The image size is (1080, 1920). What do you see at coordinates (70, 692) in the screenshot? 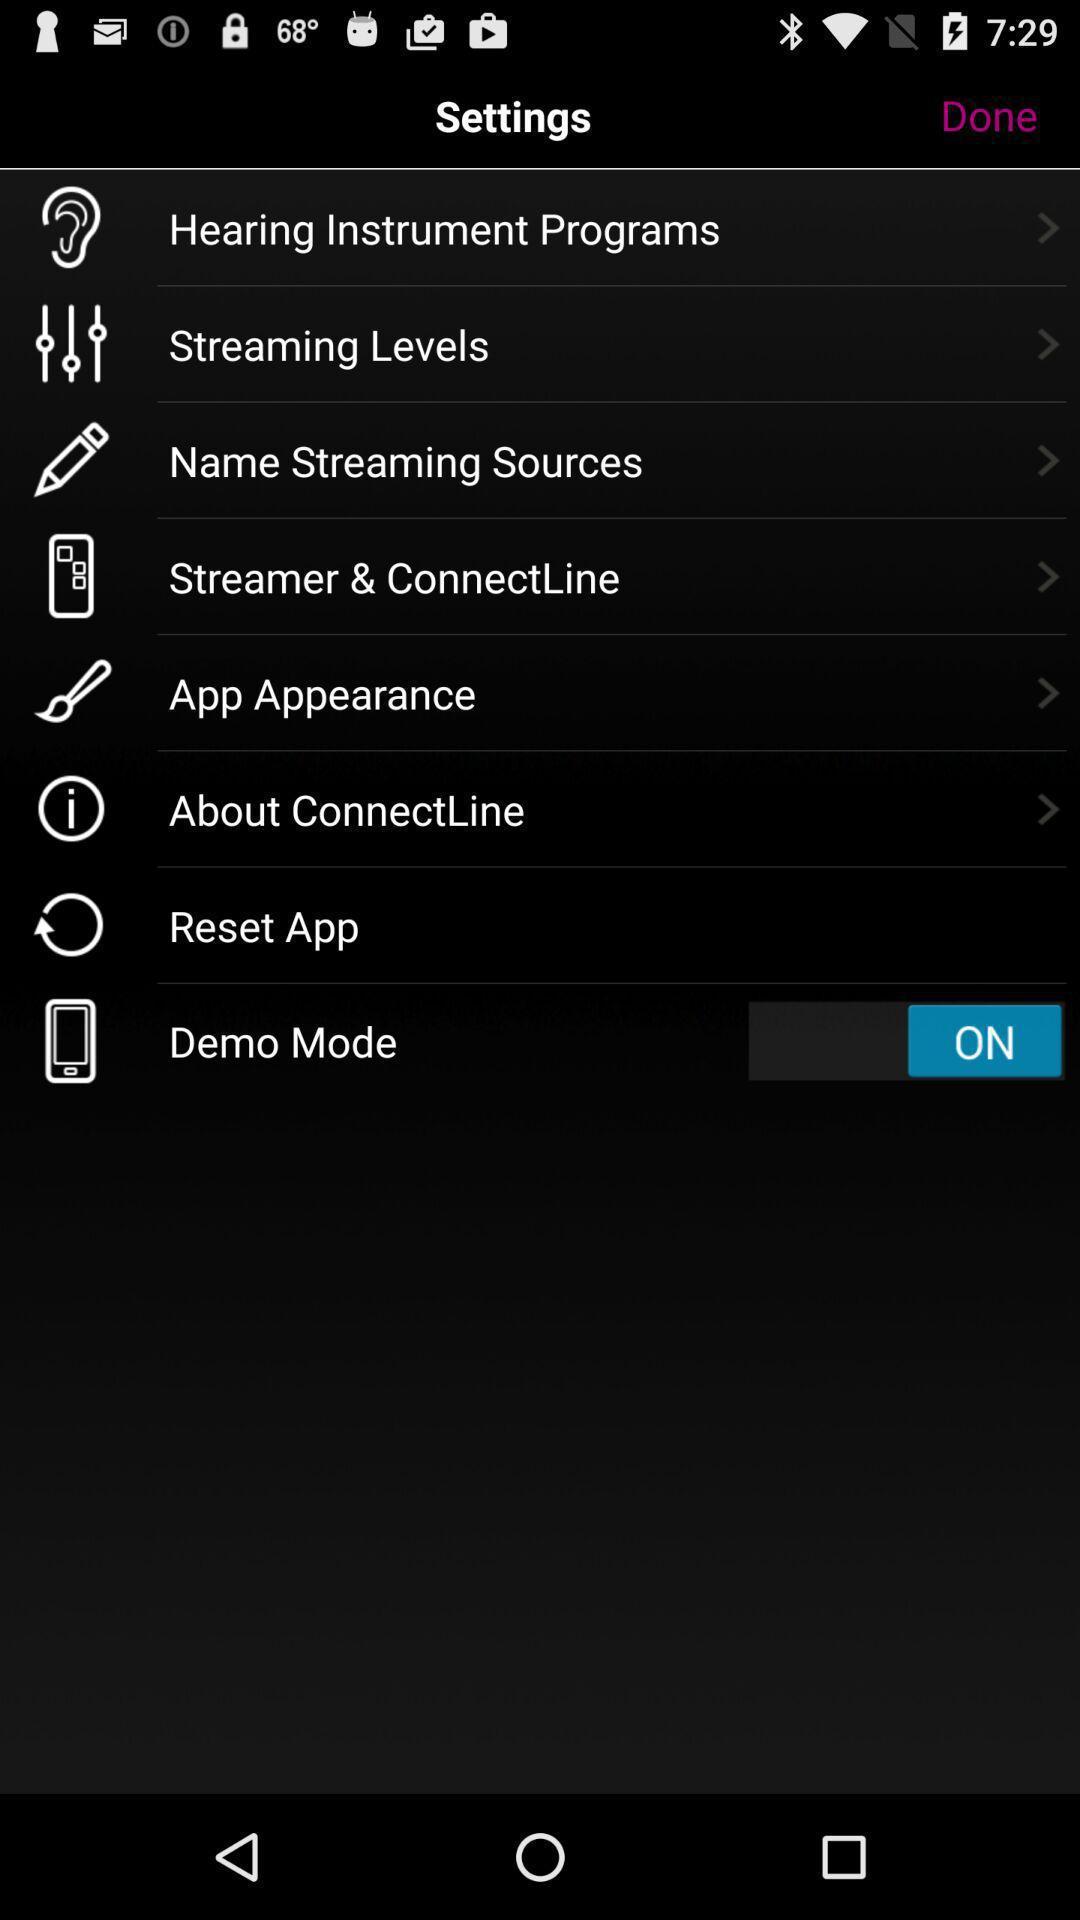
I see `the app appearance icone` at bounding box center [70, 692].